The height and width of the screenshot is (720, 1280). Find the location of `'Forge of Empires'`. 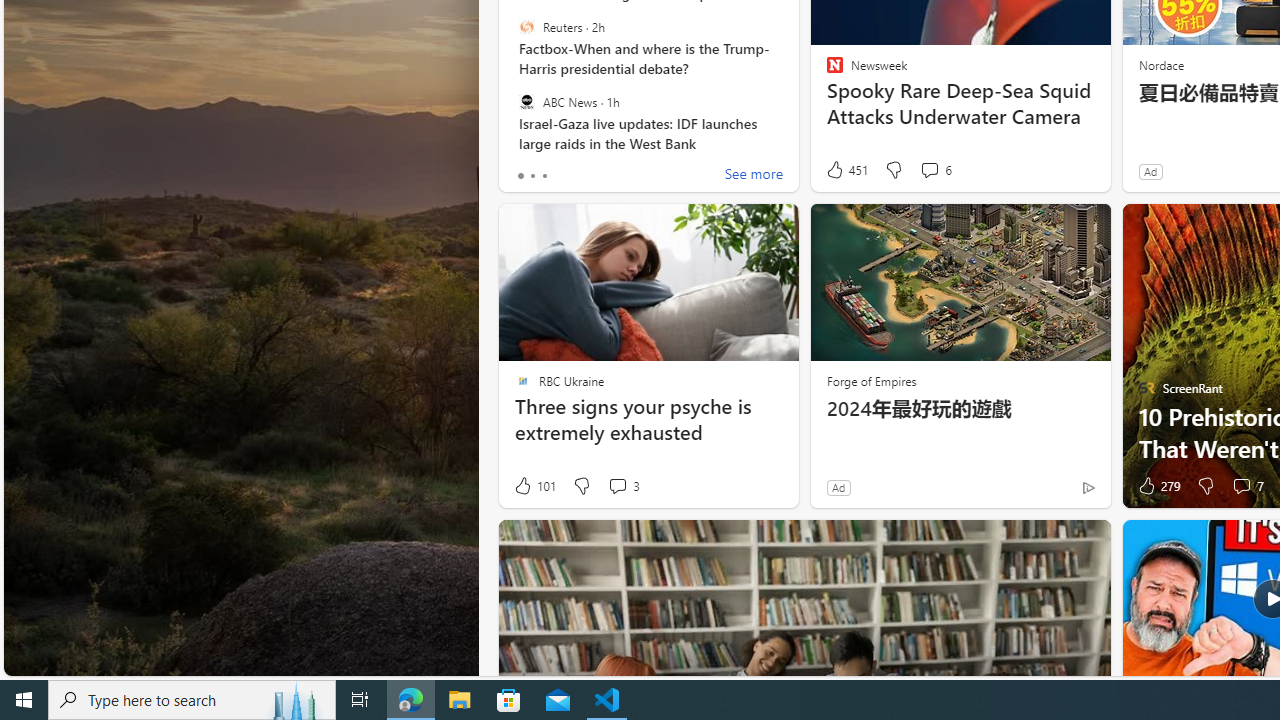

'Forge of Empires' is located at coordinates (871, 380).